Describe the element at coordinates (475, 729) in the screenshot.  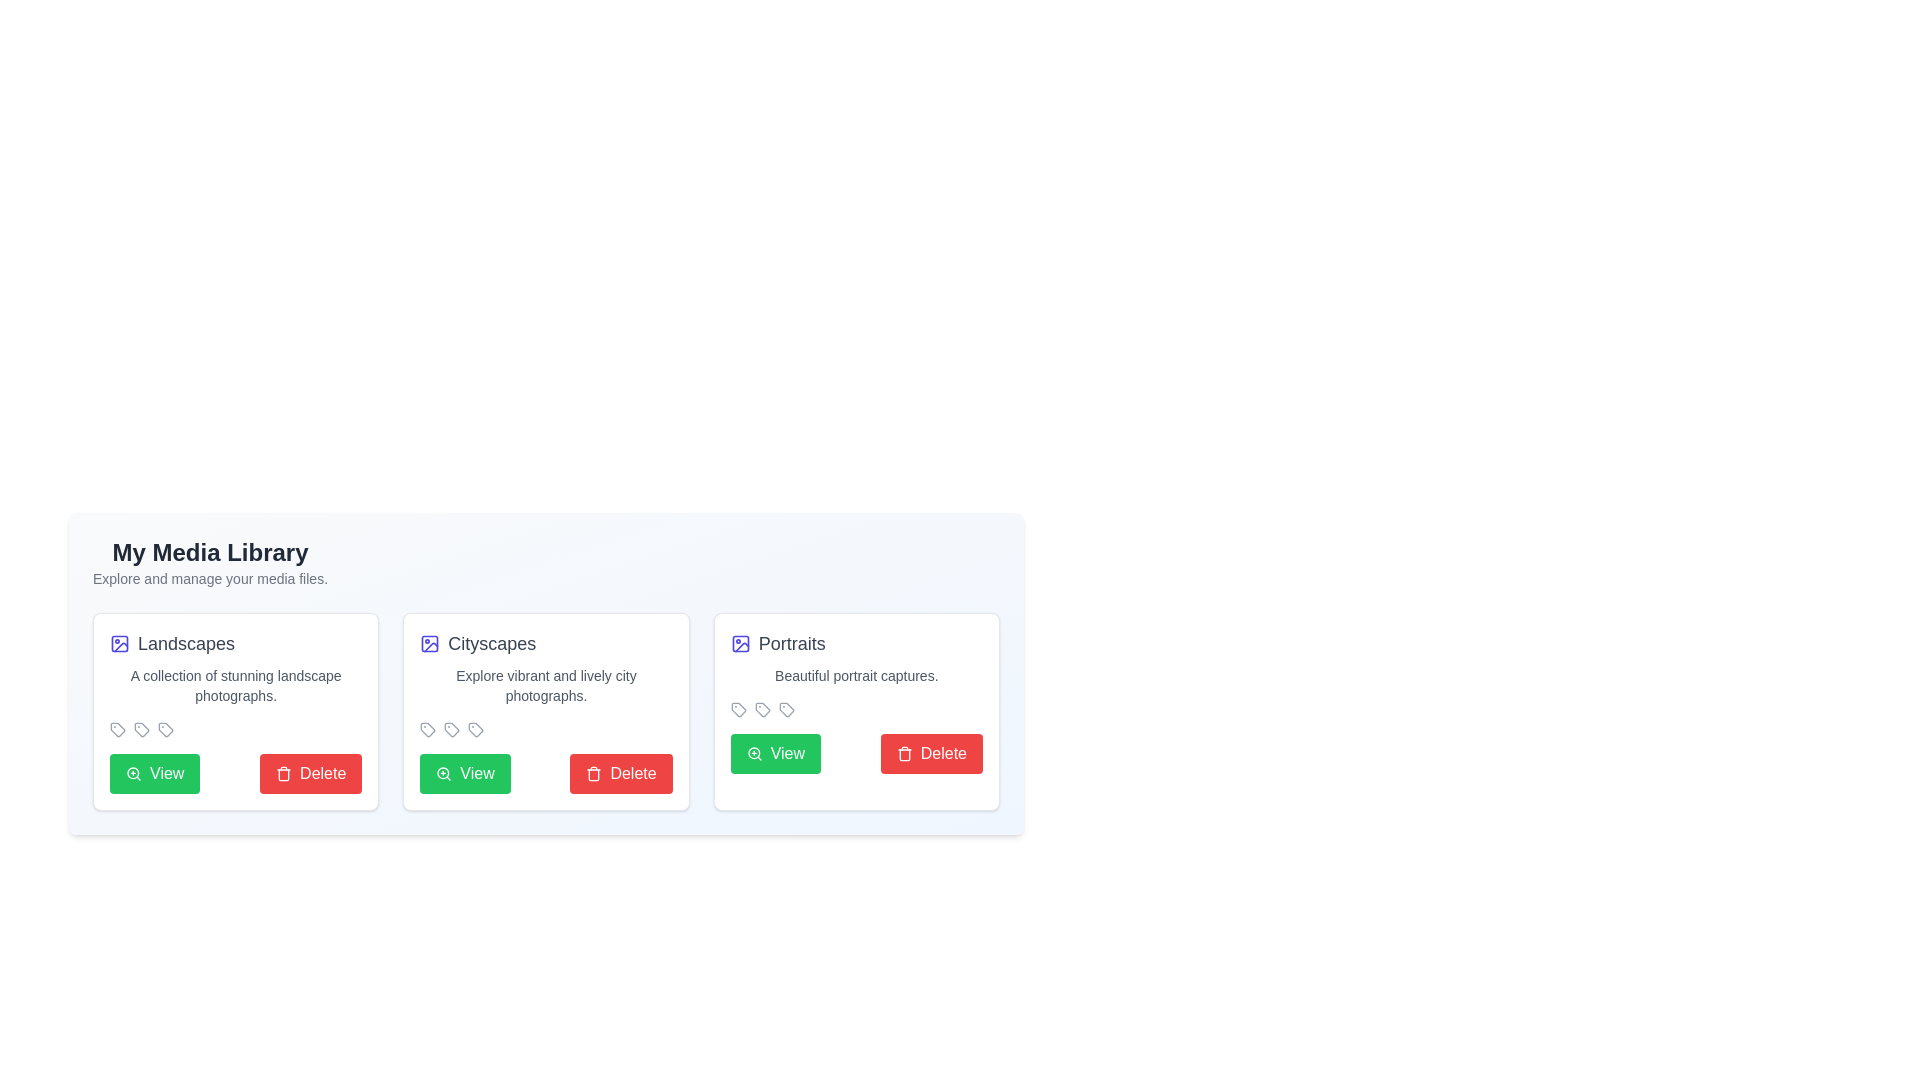
I see `the third tag icon, which is light gray with a thin outline, located at the bottom row of the 'Cityscapes' card in the media library section` at that location.